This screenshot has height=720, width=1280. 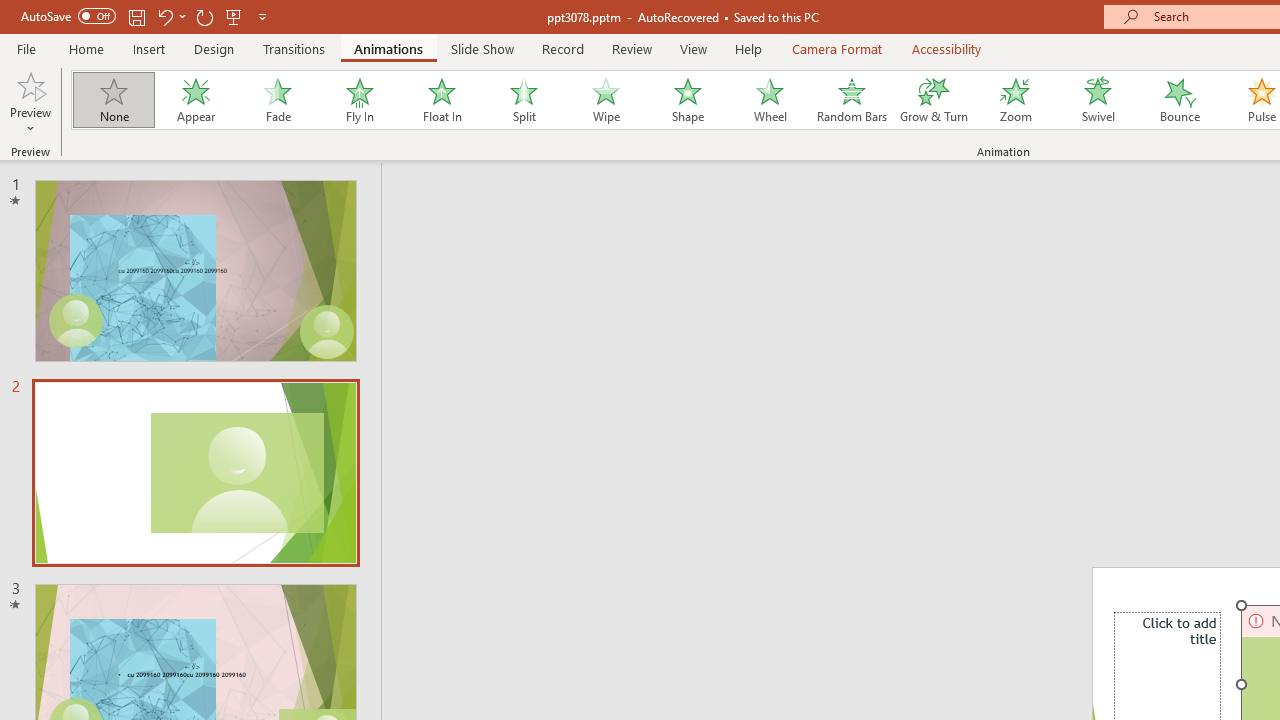 I want to click on 'Fly In', so click(x=359, y=100).